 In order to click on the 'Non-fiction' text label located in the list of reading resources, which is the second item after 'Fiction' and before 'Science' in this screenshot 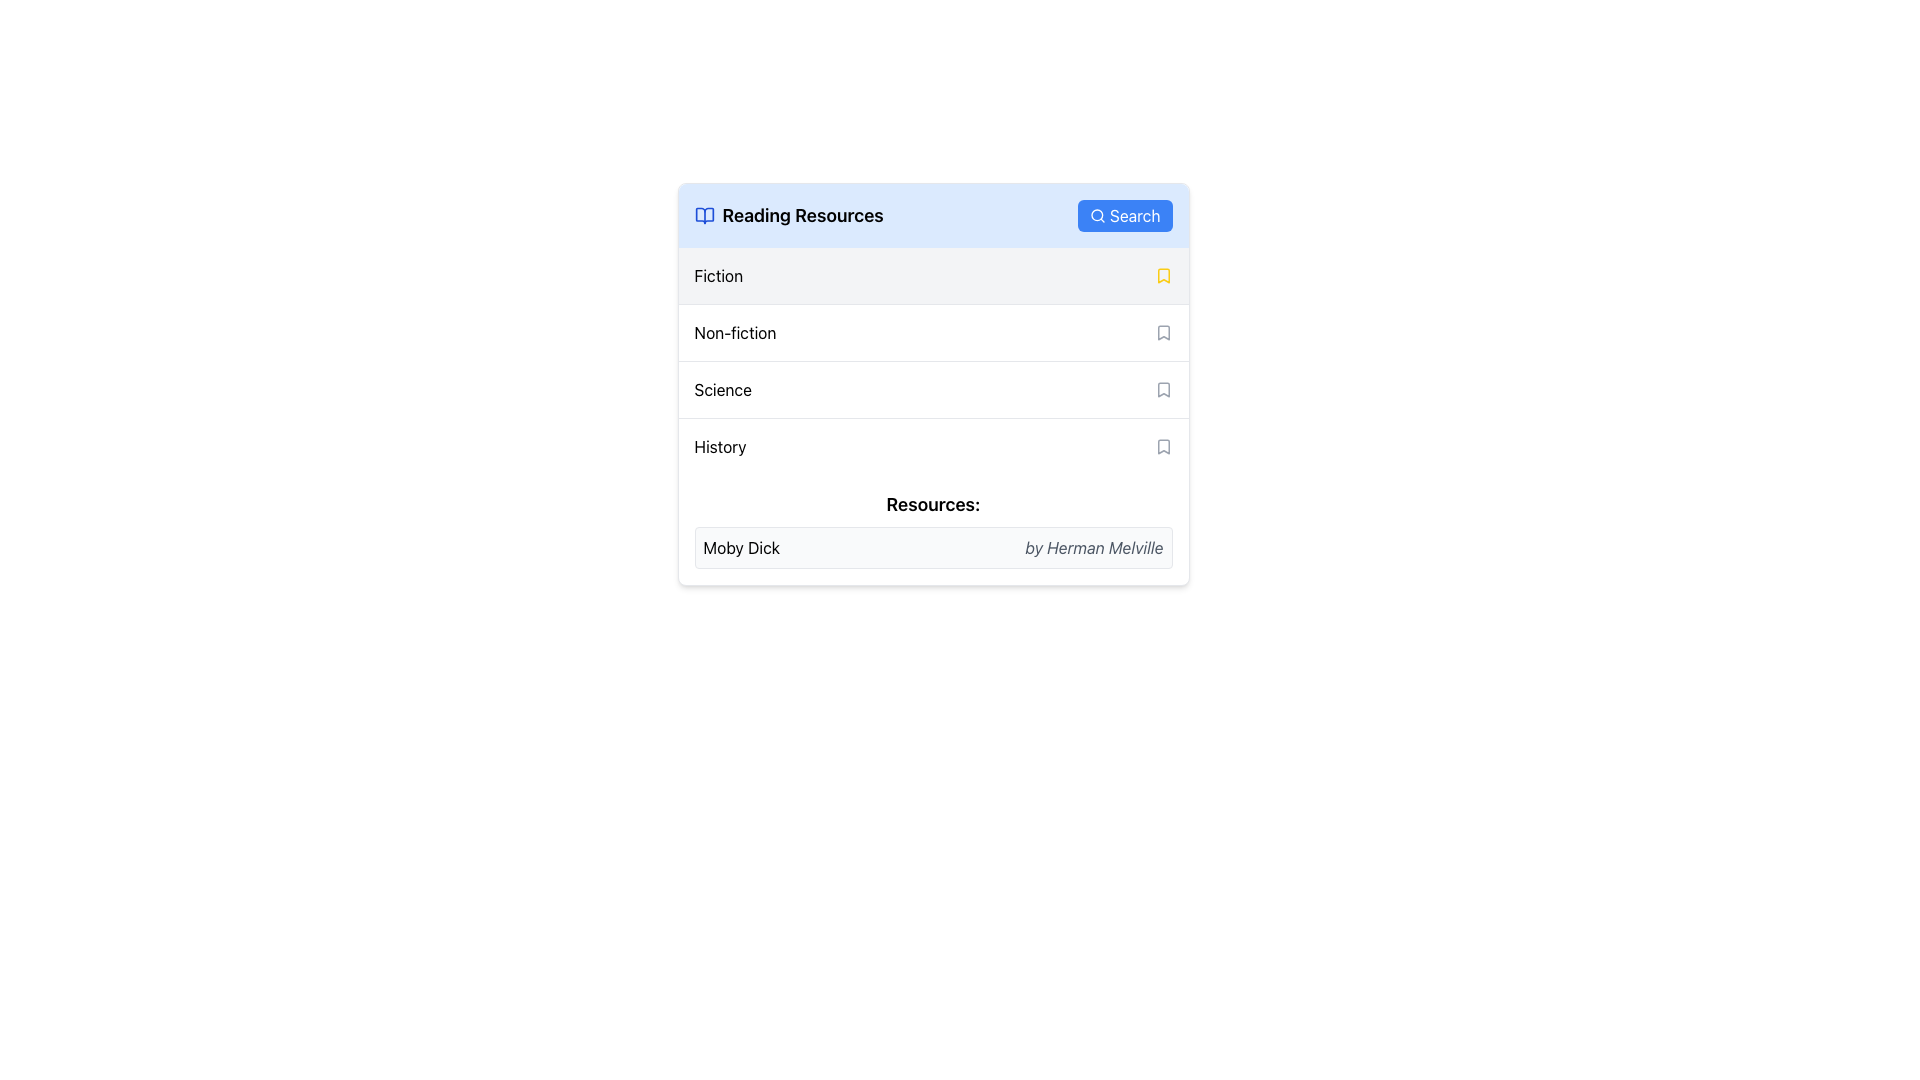, I will do `click(734, 331)`.